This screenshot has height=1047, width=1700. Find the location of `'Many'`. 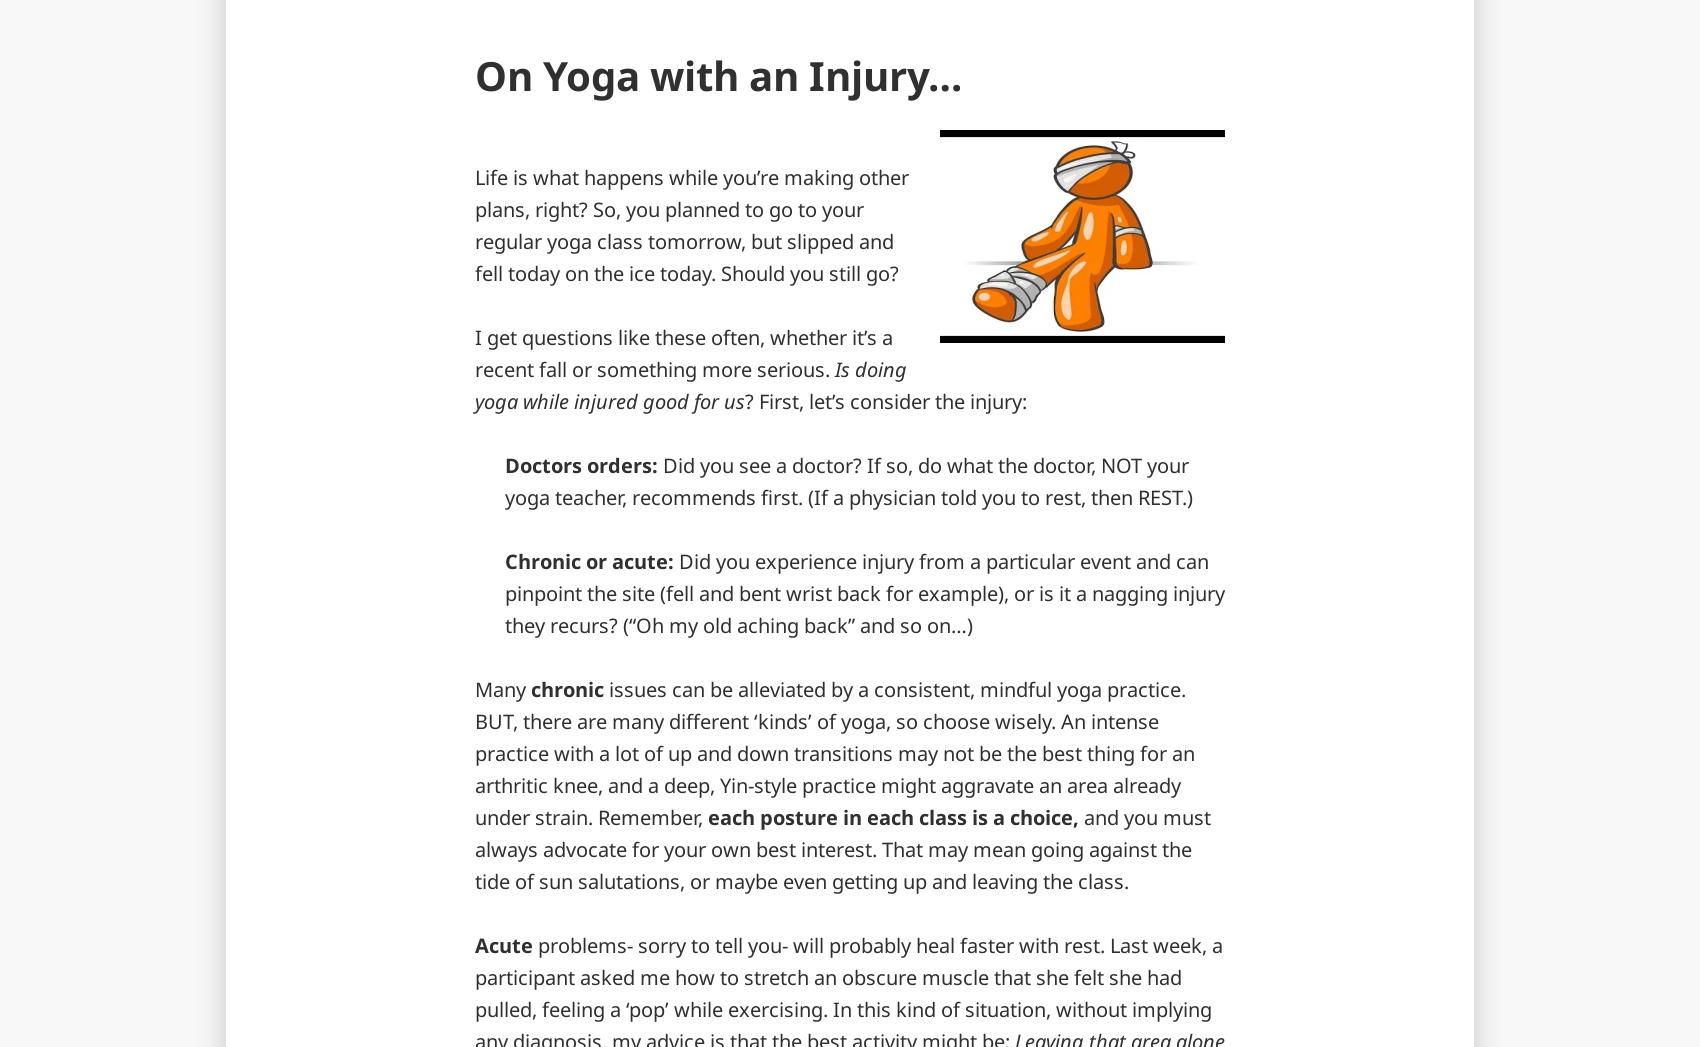

'Many' is located at coordinates (500, 688).